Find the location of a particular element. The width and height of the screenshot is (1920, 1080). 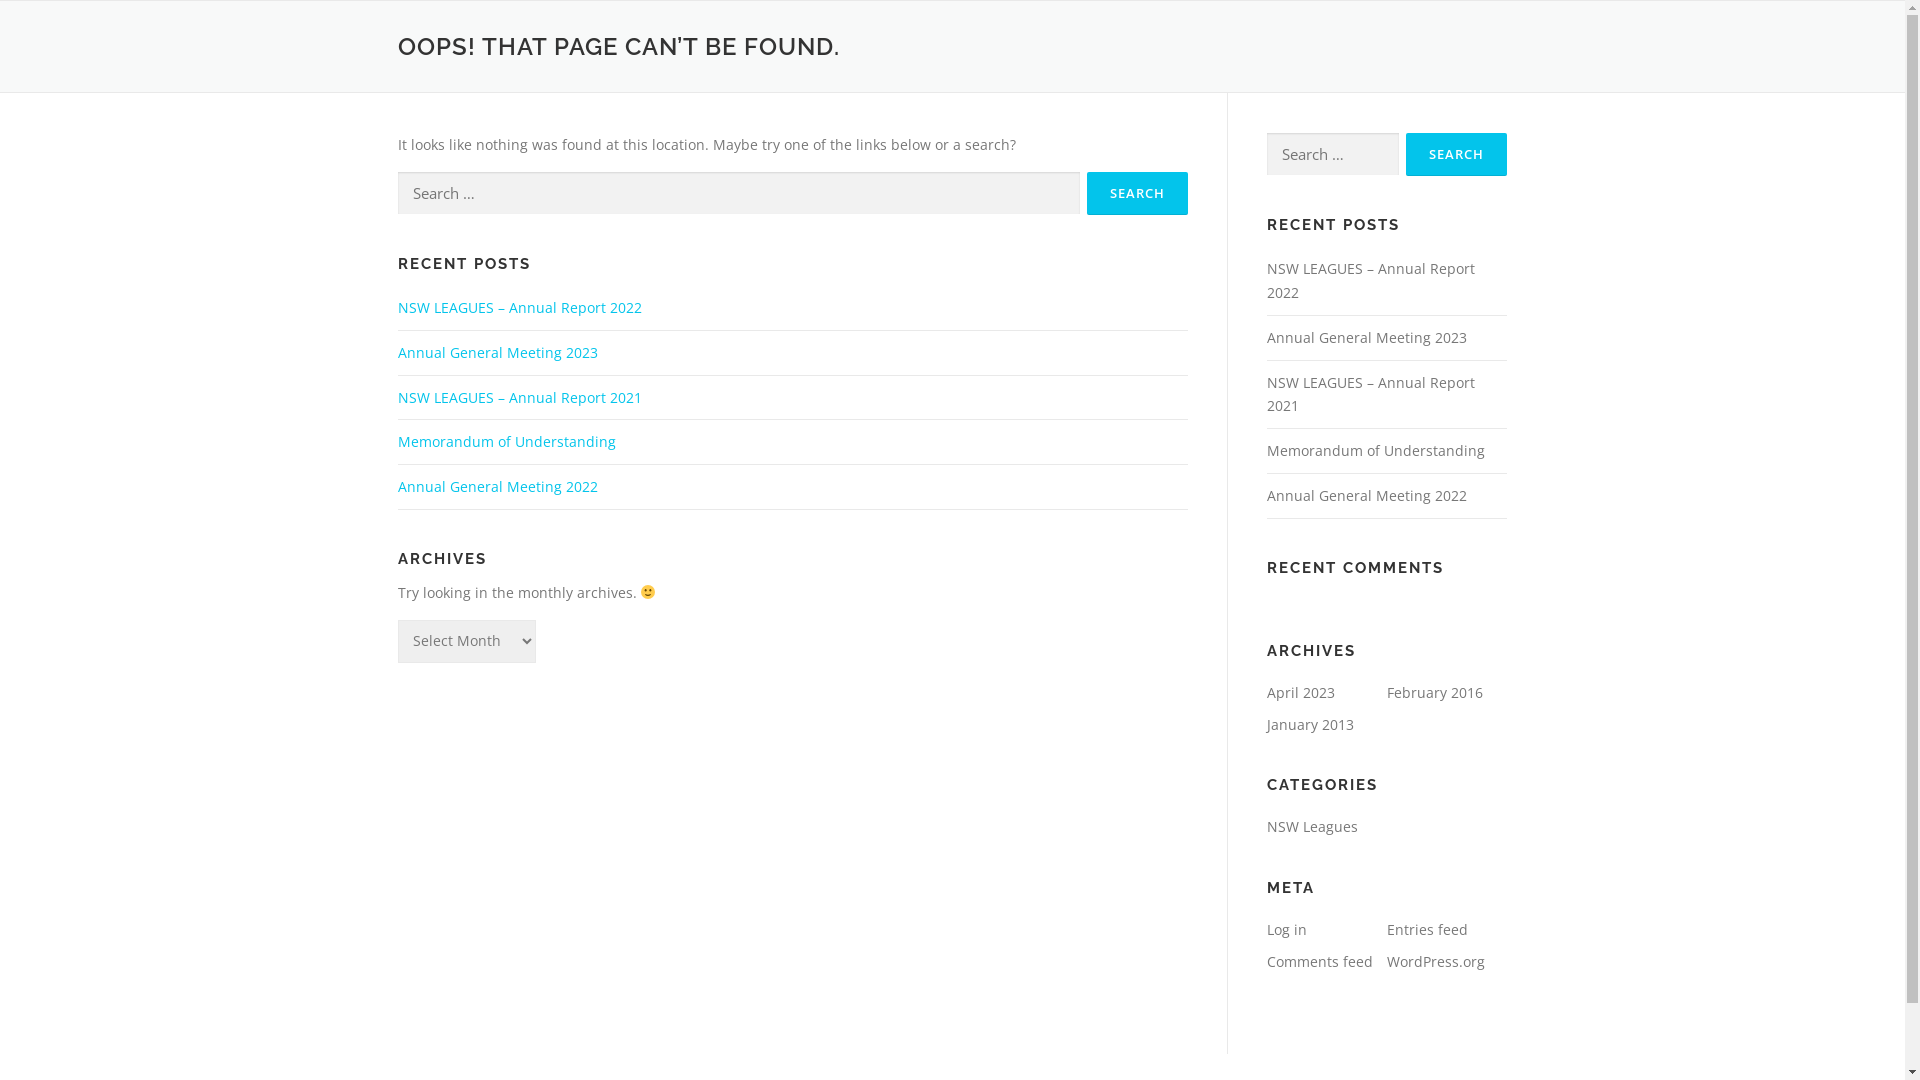

'February 2016' is located at coordinates (1433, 691).